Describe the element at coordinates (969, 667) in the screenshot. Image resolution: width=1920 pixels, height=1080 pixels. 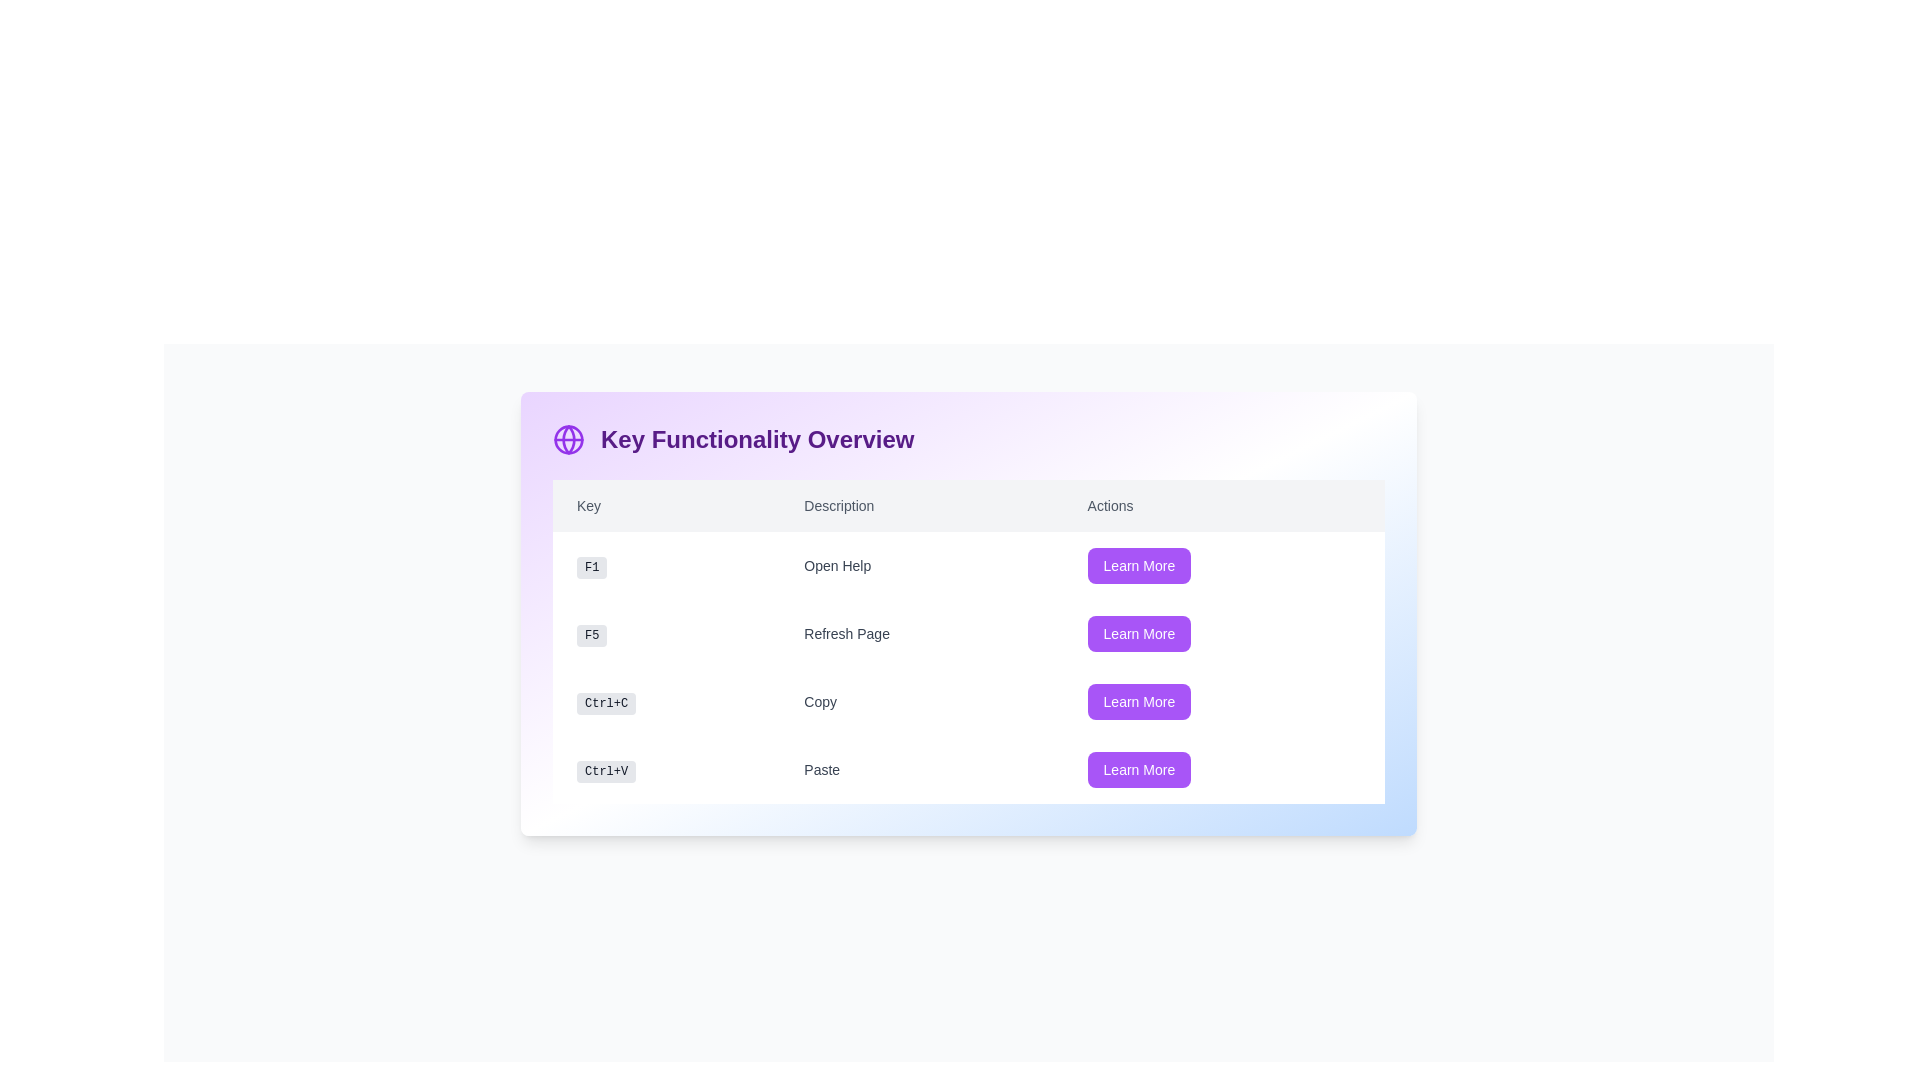
I see `the 'Learn More' button in the 'Actions' column of the third row in the 'Key Functionality Overview' table, which corresponds to the 'Ctrl+C' shortcut` at that location.